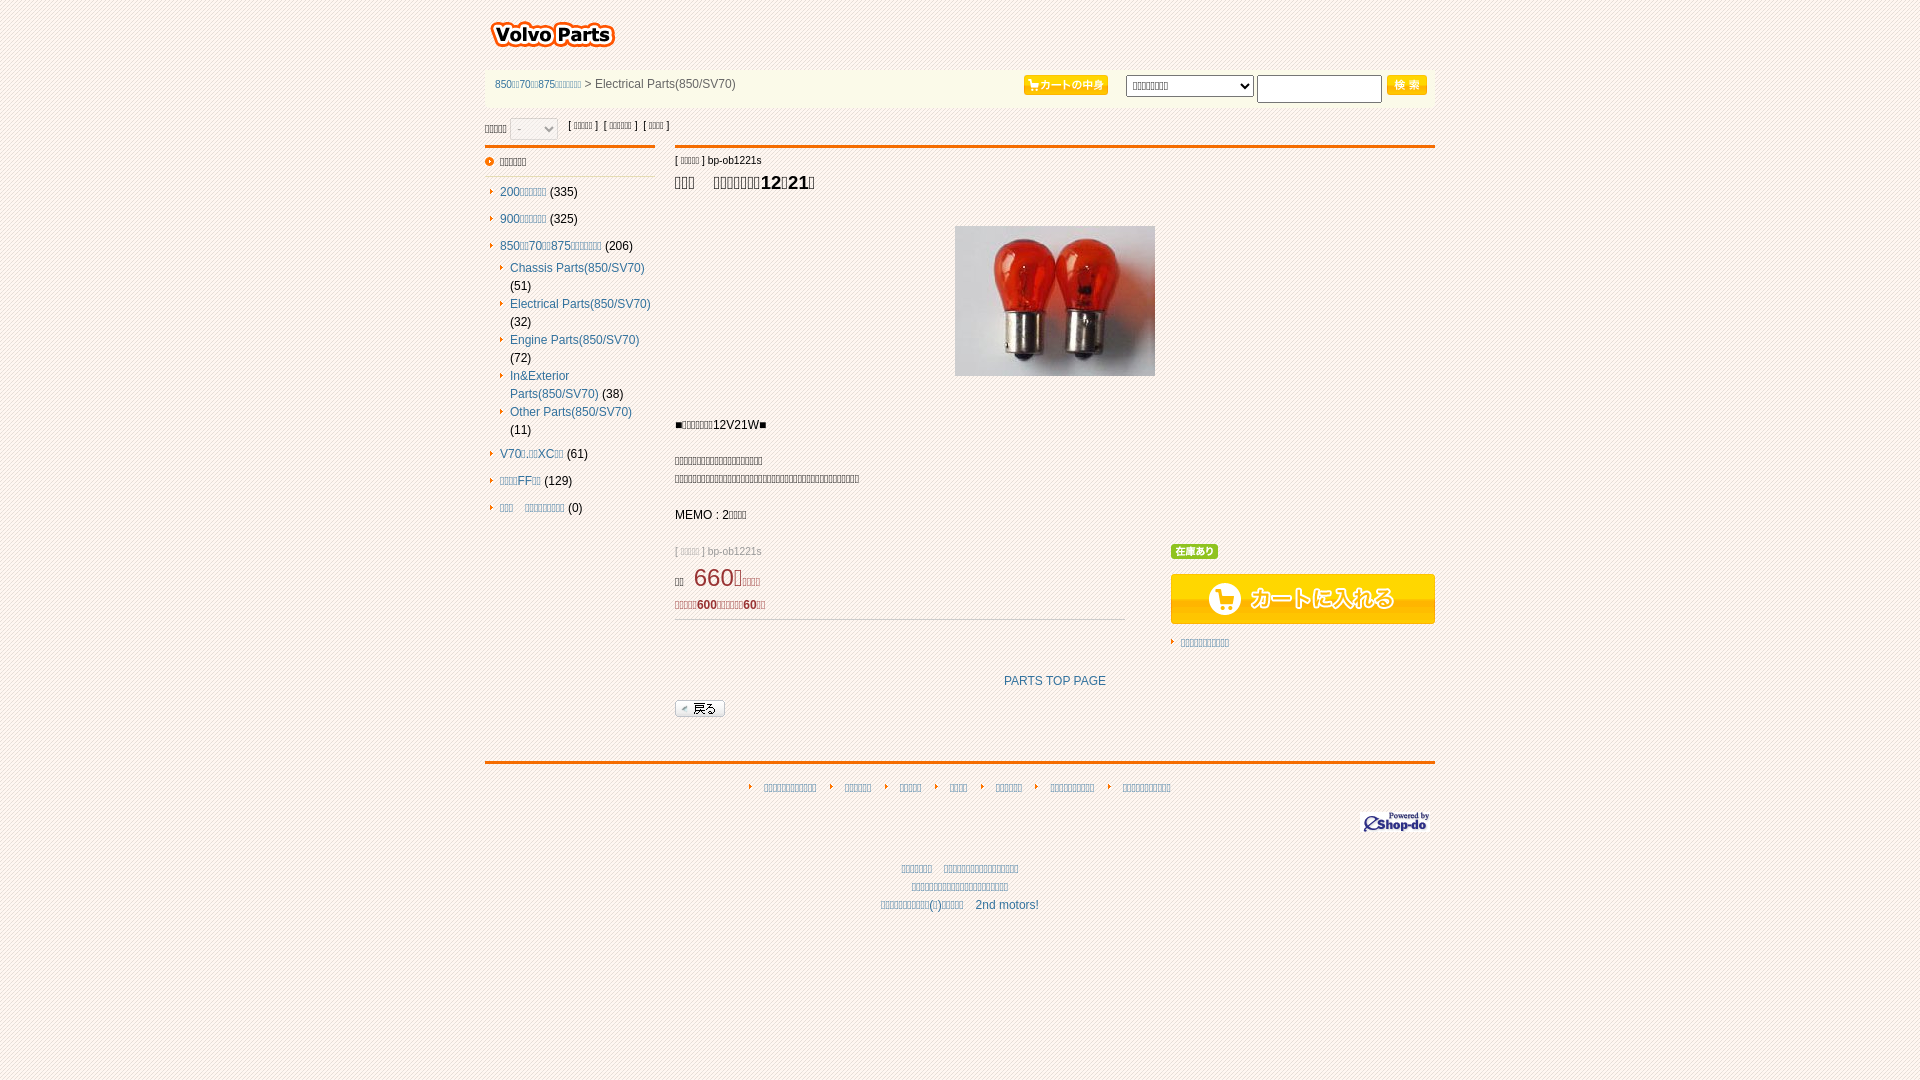 The image size is (1920, 1080). I want to click on 'Engine Parts(850/SV70)', so click(509, 338).